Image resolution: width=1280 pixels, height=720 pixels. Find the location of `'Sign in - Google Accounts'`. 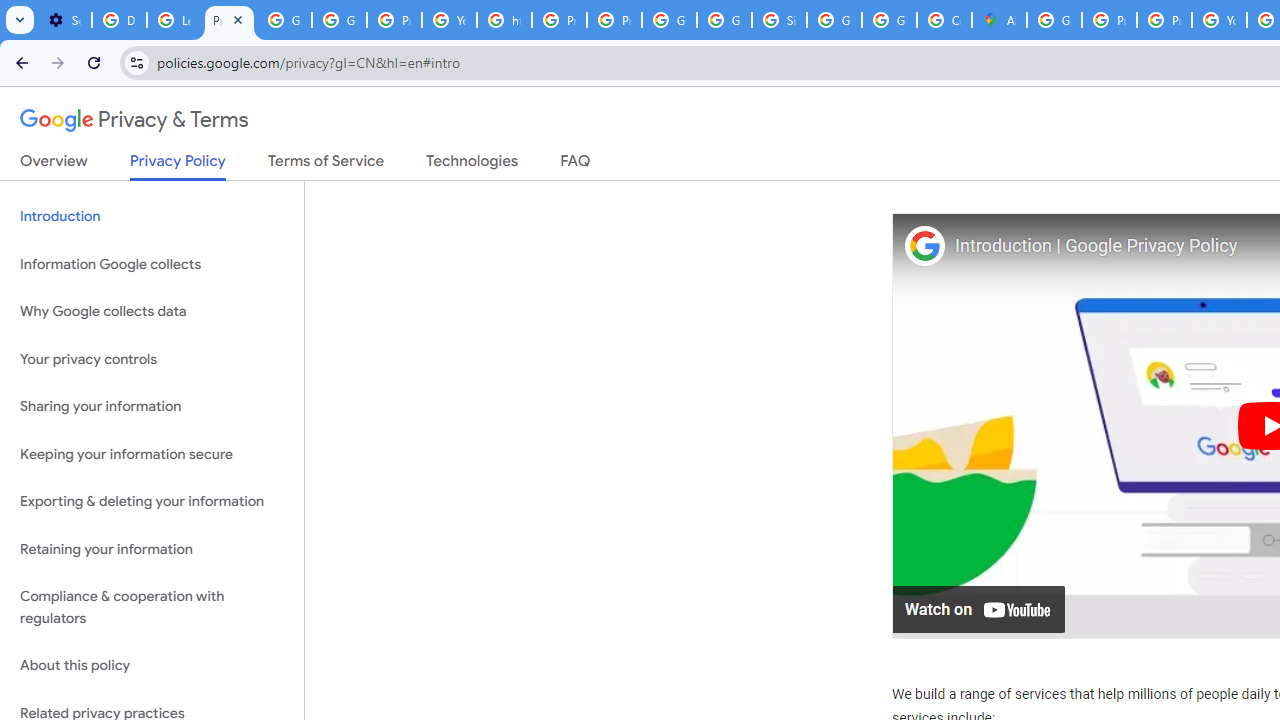

'Sign in - Google Accounts' is located at coordinates (778, 20).